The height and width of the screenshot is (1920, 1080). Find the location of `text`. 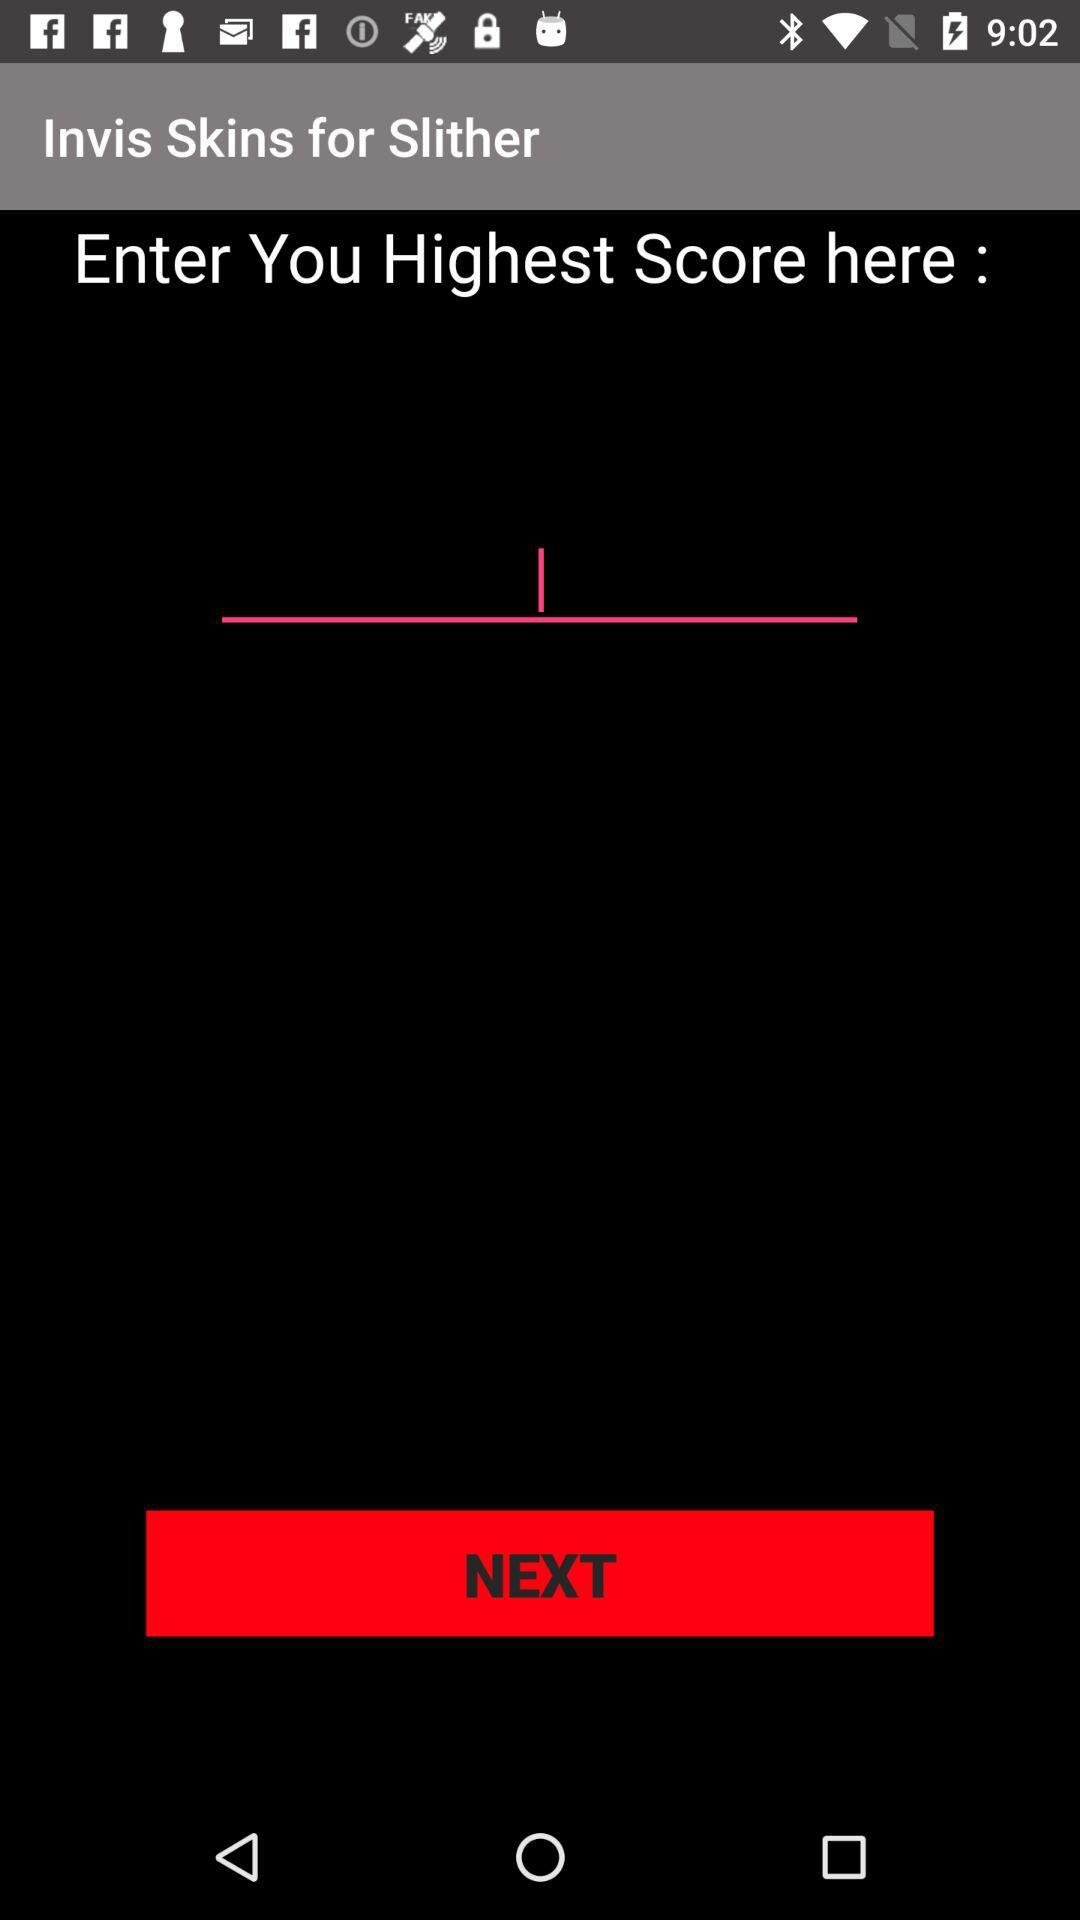

text is located at coordinates (538, 580).